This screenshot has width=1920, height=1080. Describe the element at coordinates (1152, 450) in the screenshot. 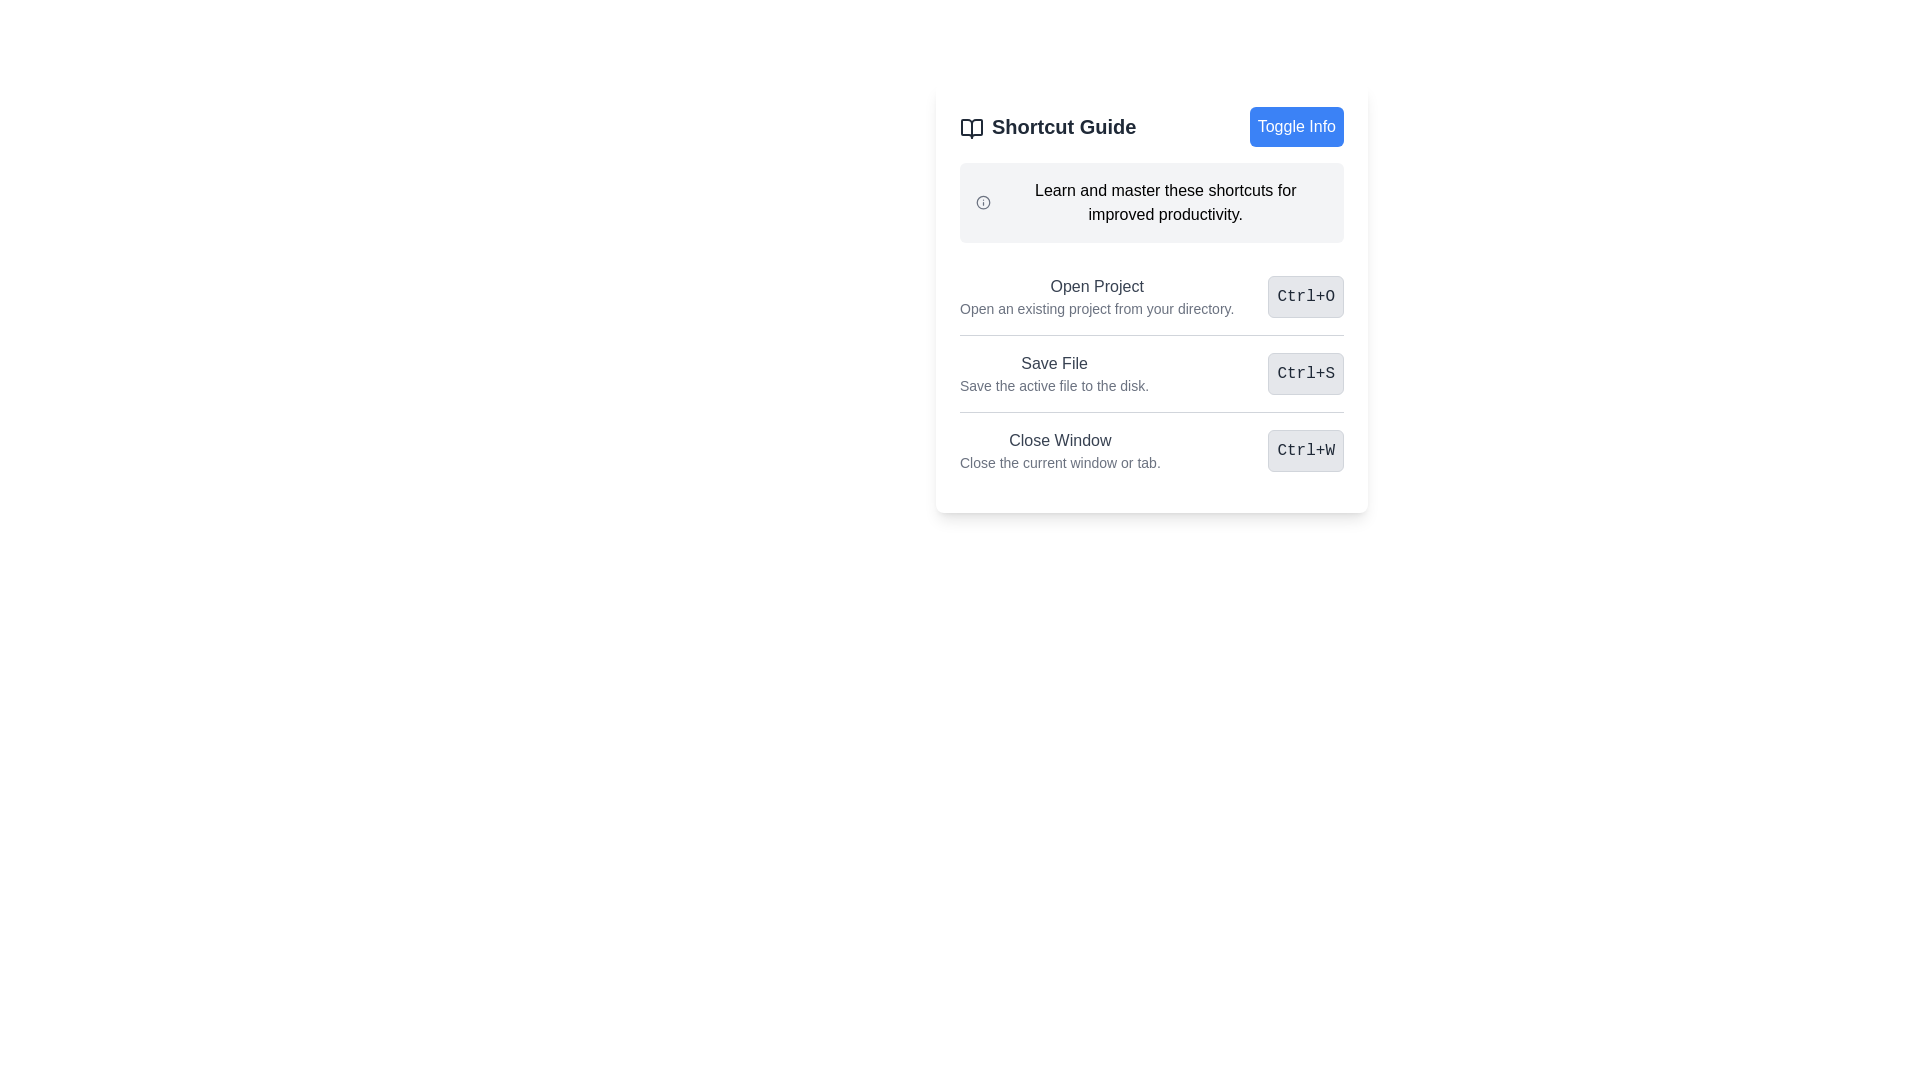

I see `the third list item in the 'Shortcut Guide' panel to read the tooltip text for 'Ctrl+W' which closes the current window or tab` at that location.